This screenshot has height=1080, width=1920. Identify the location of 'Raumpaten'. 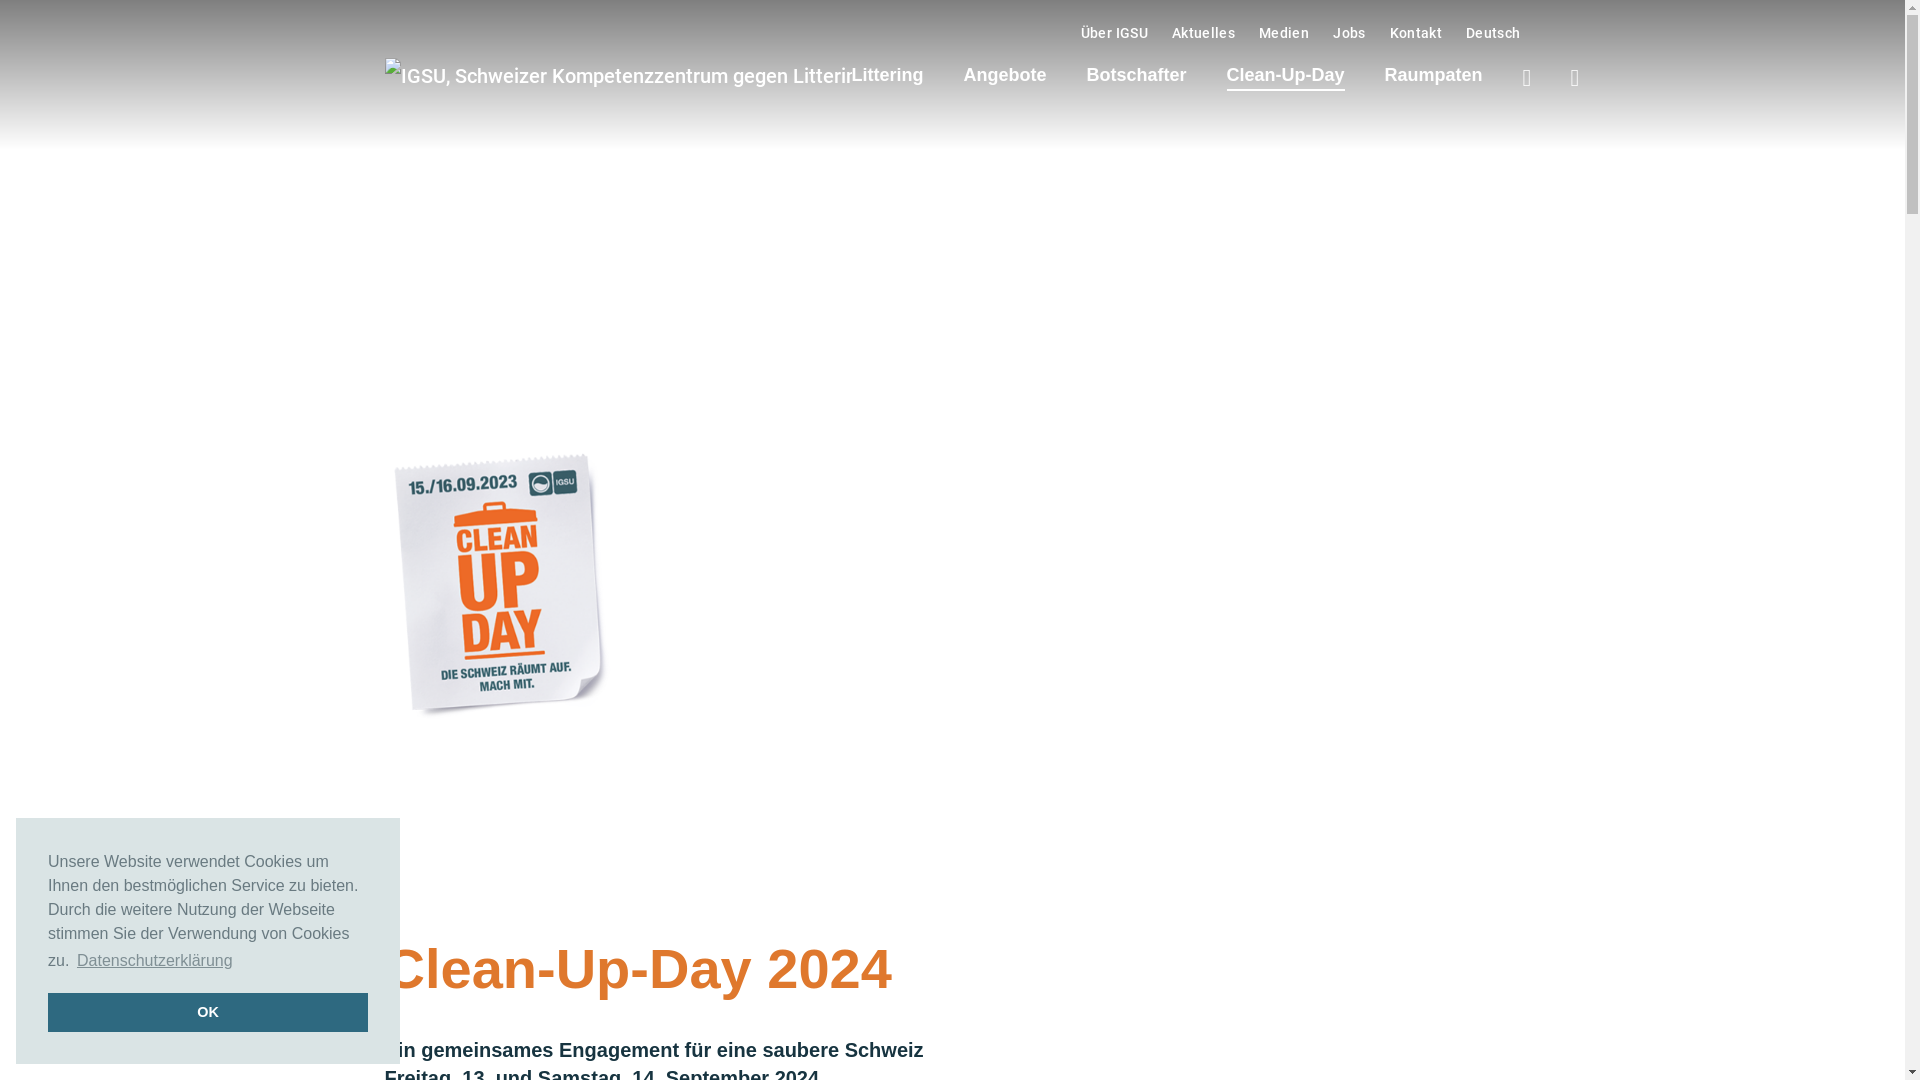
(1433, 73).